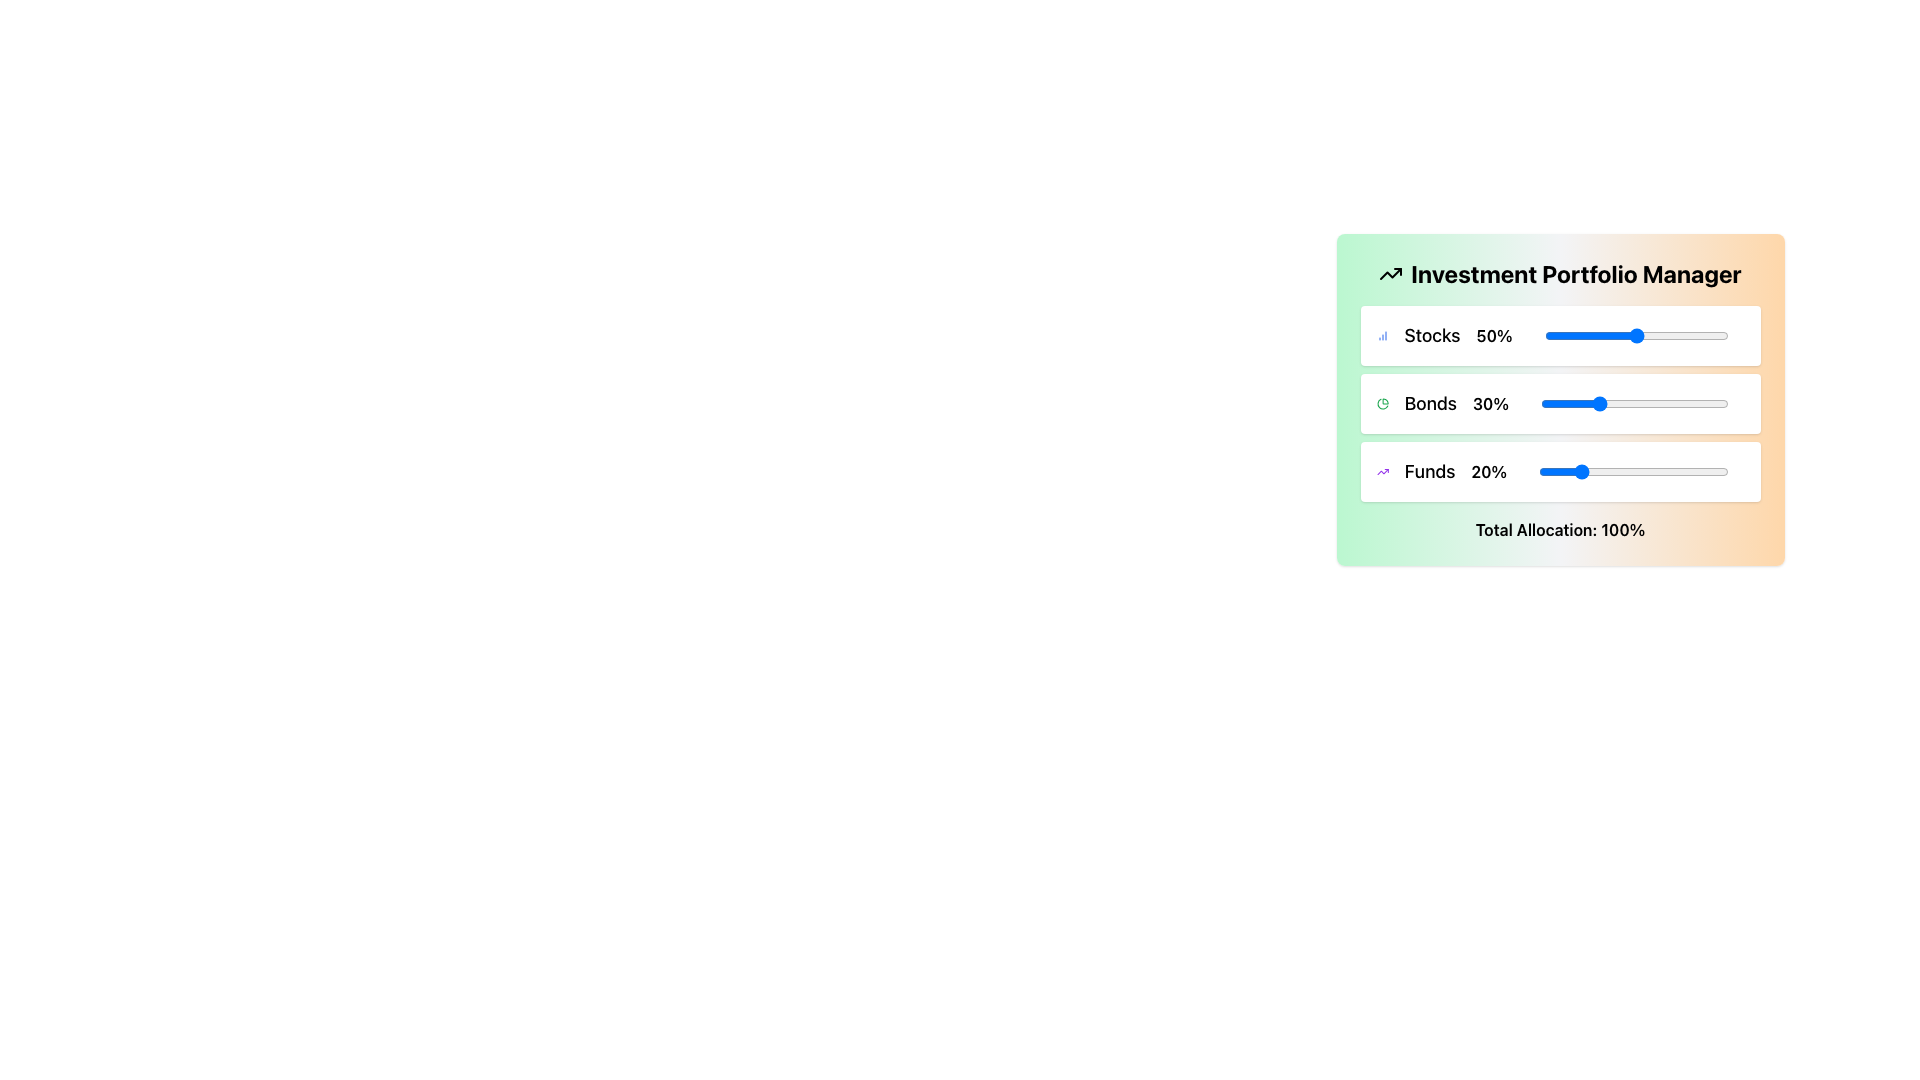 This screenshot has height=1080, width=1920. What do you see at coordinates (1654, 471) in the screenshot?
I see `the 'Funds' allocation` at bounding box center [1654, 471].